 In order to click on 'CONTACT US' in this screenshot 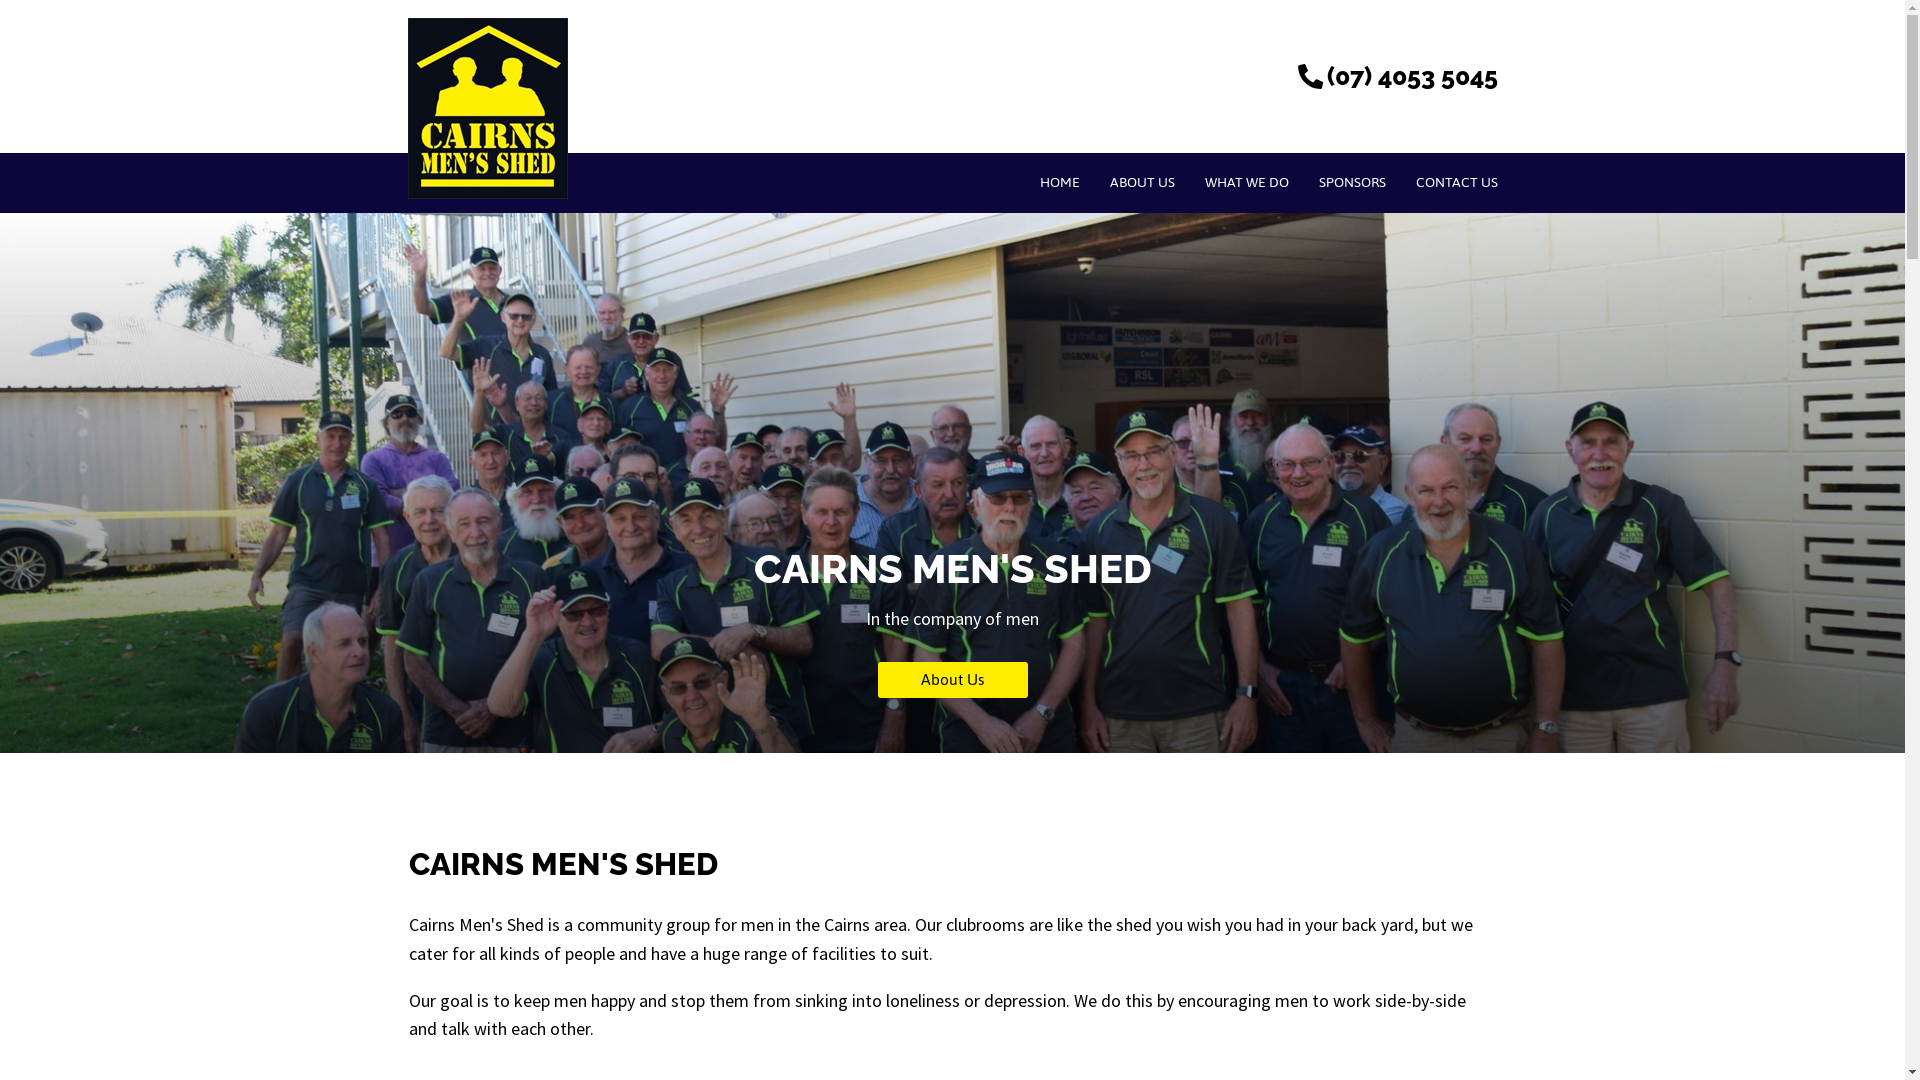, I will do `click(1455, 182)`.